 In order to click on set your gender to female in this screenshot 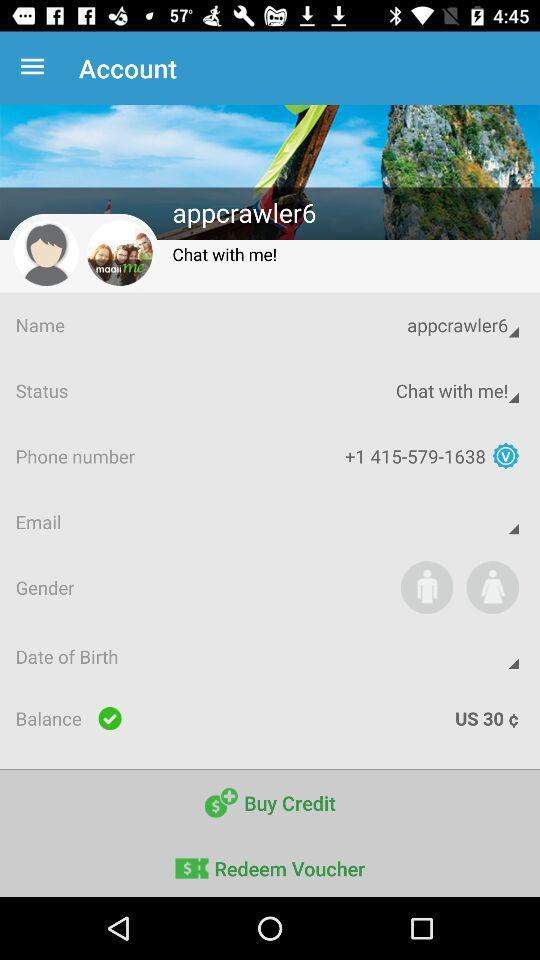, I will do `click(491, 587)`.